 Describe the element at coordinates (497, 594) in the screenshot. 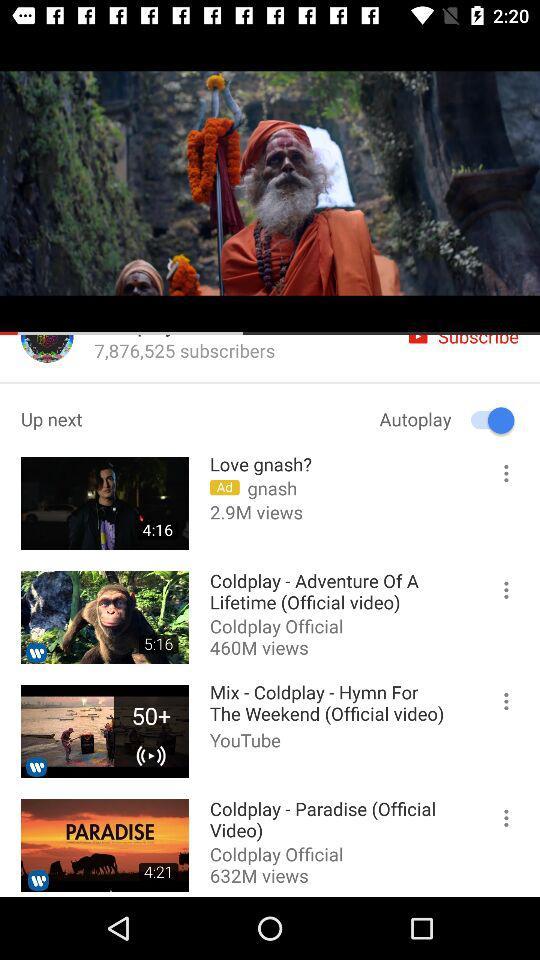

I see `options icon next to coldplayadventure of a lifetimeofficial video` at that location.